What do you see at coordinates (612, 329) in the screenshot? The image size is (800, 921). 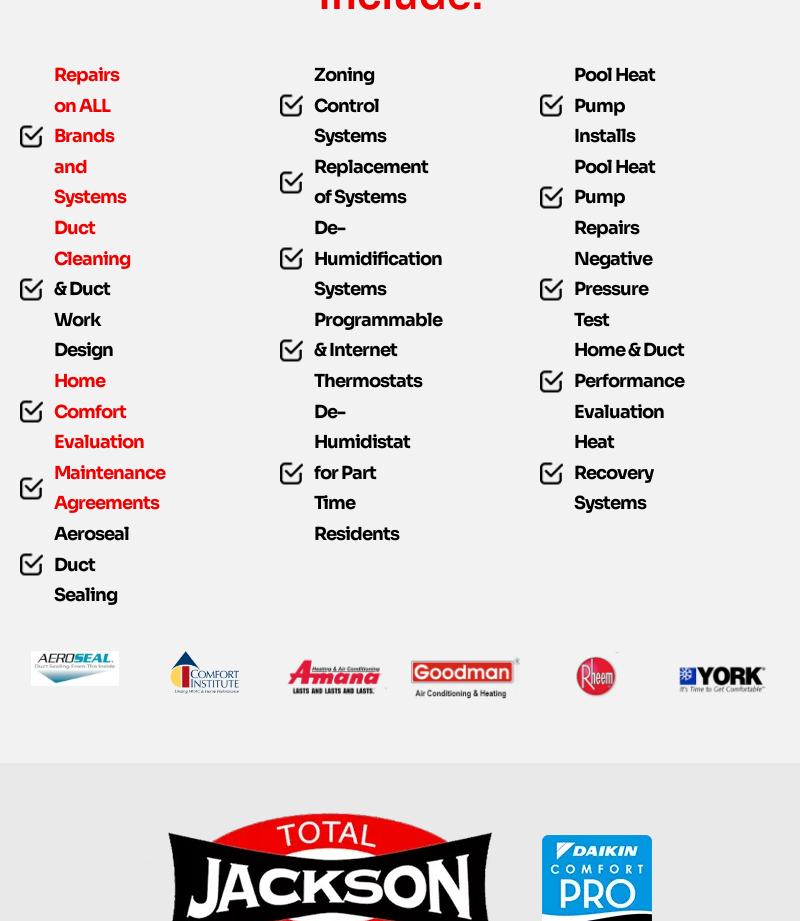 I see `'Negative Pressure Test'` at bounding box center [612, 329].